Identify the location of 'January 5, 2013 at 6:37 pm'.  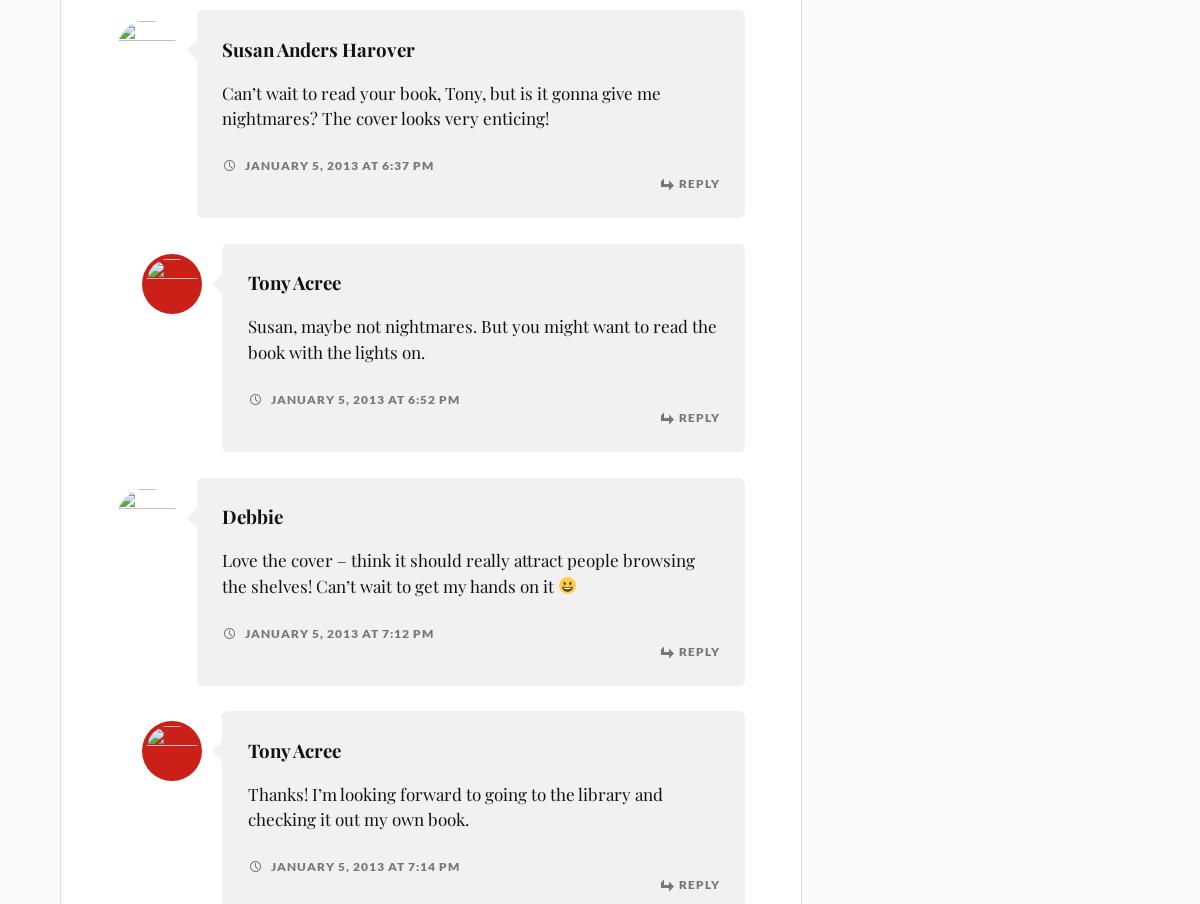
(338, 164).